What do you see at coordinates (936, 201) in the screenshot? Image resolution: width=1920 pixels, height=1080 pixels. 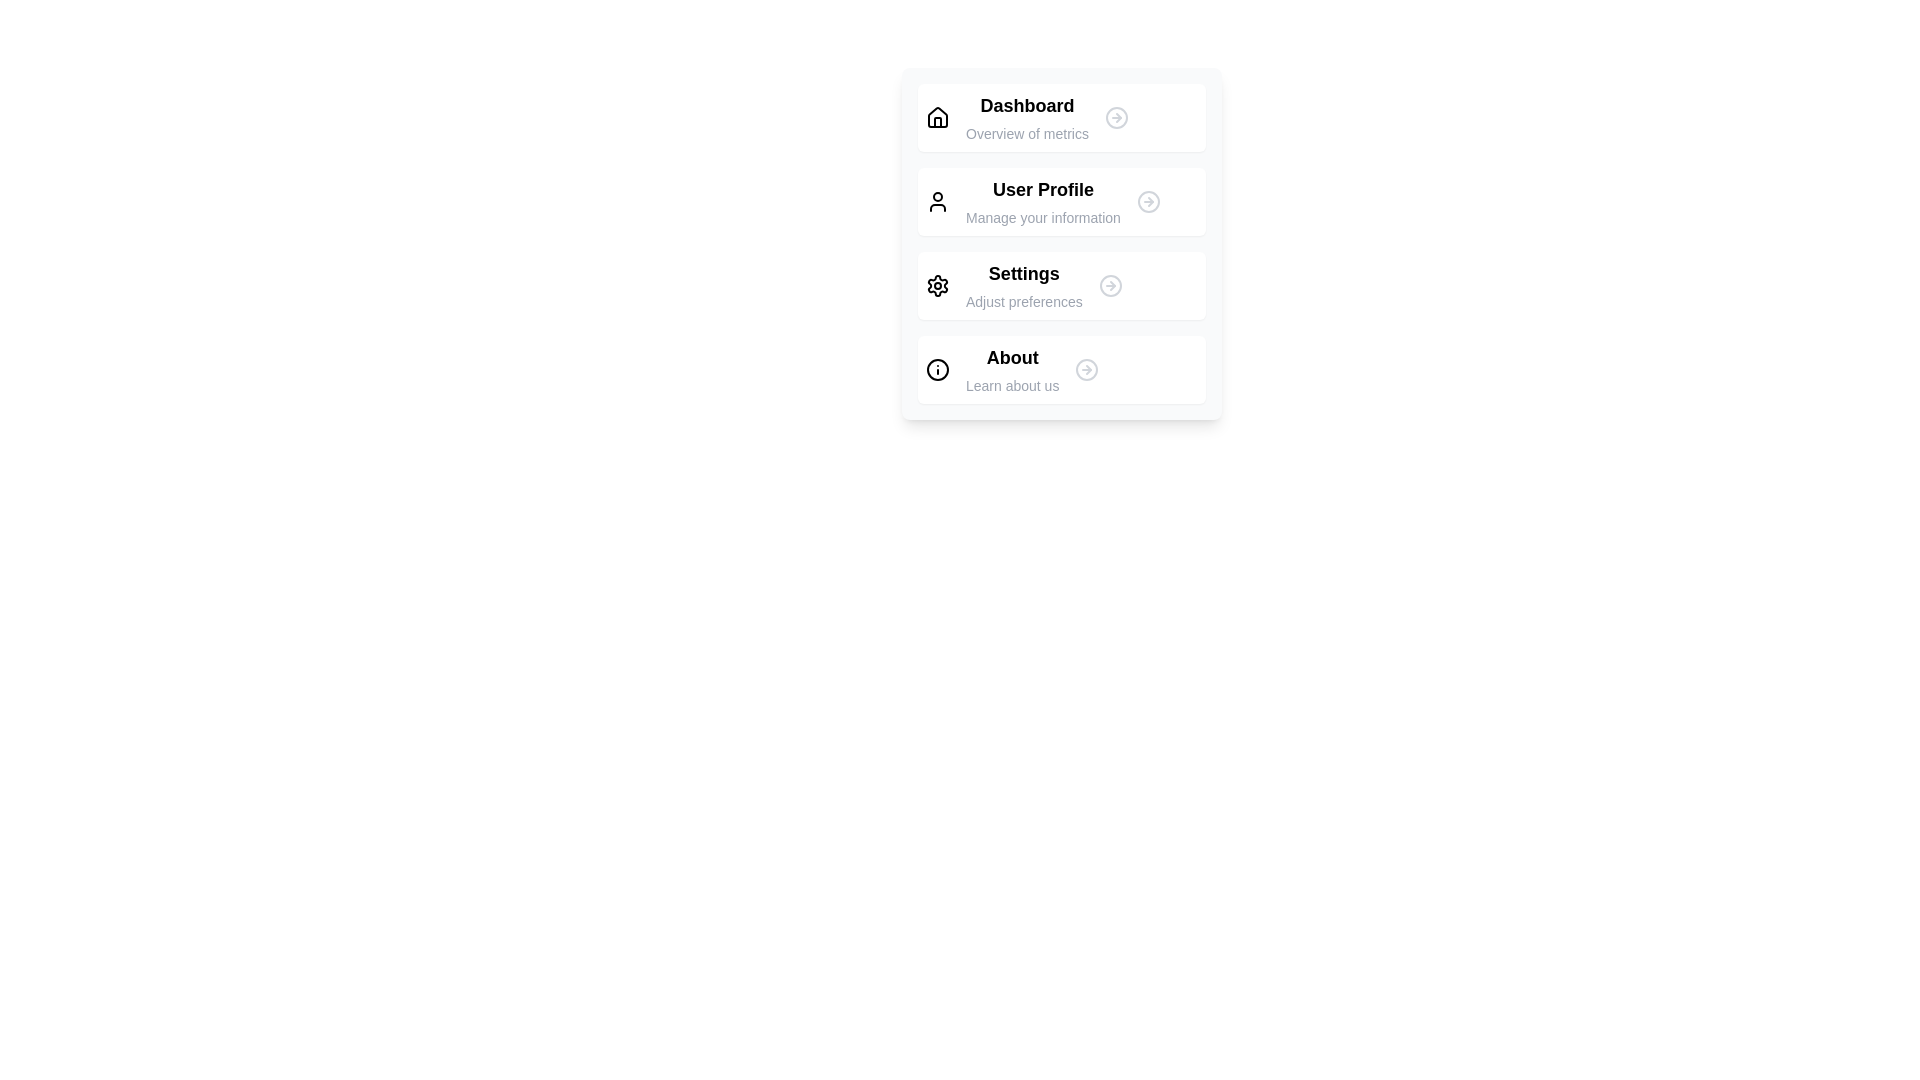 I see `the first icon in the 'User Profile' section, which visually represents the 'User Profile' for intuitive navigation` at bounding box center [936, 201].